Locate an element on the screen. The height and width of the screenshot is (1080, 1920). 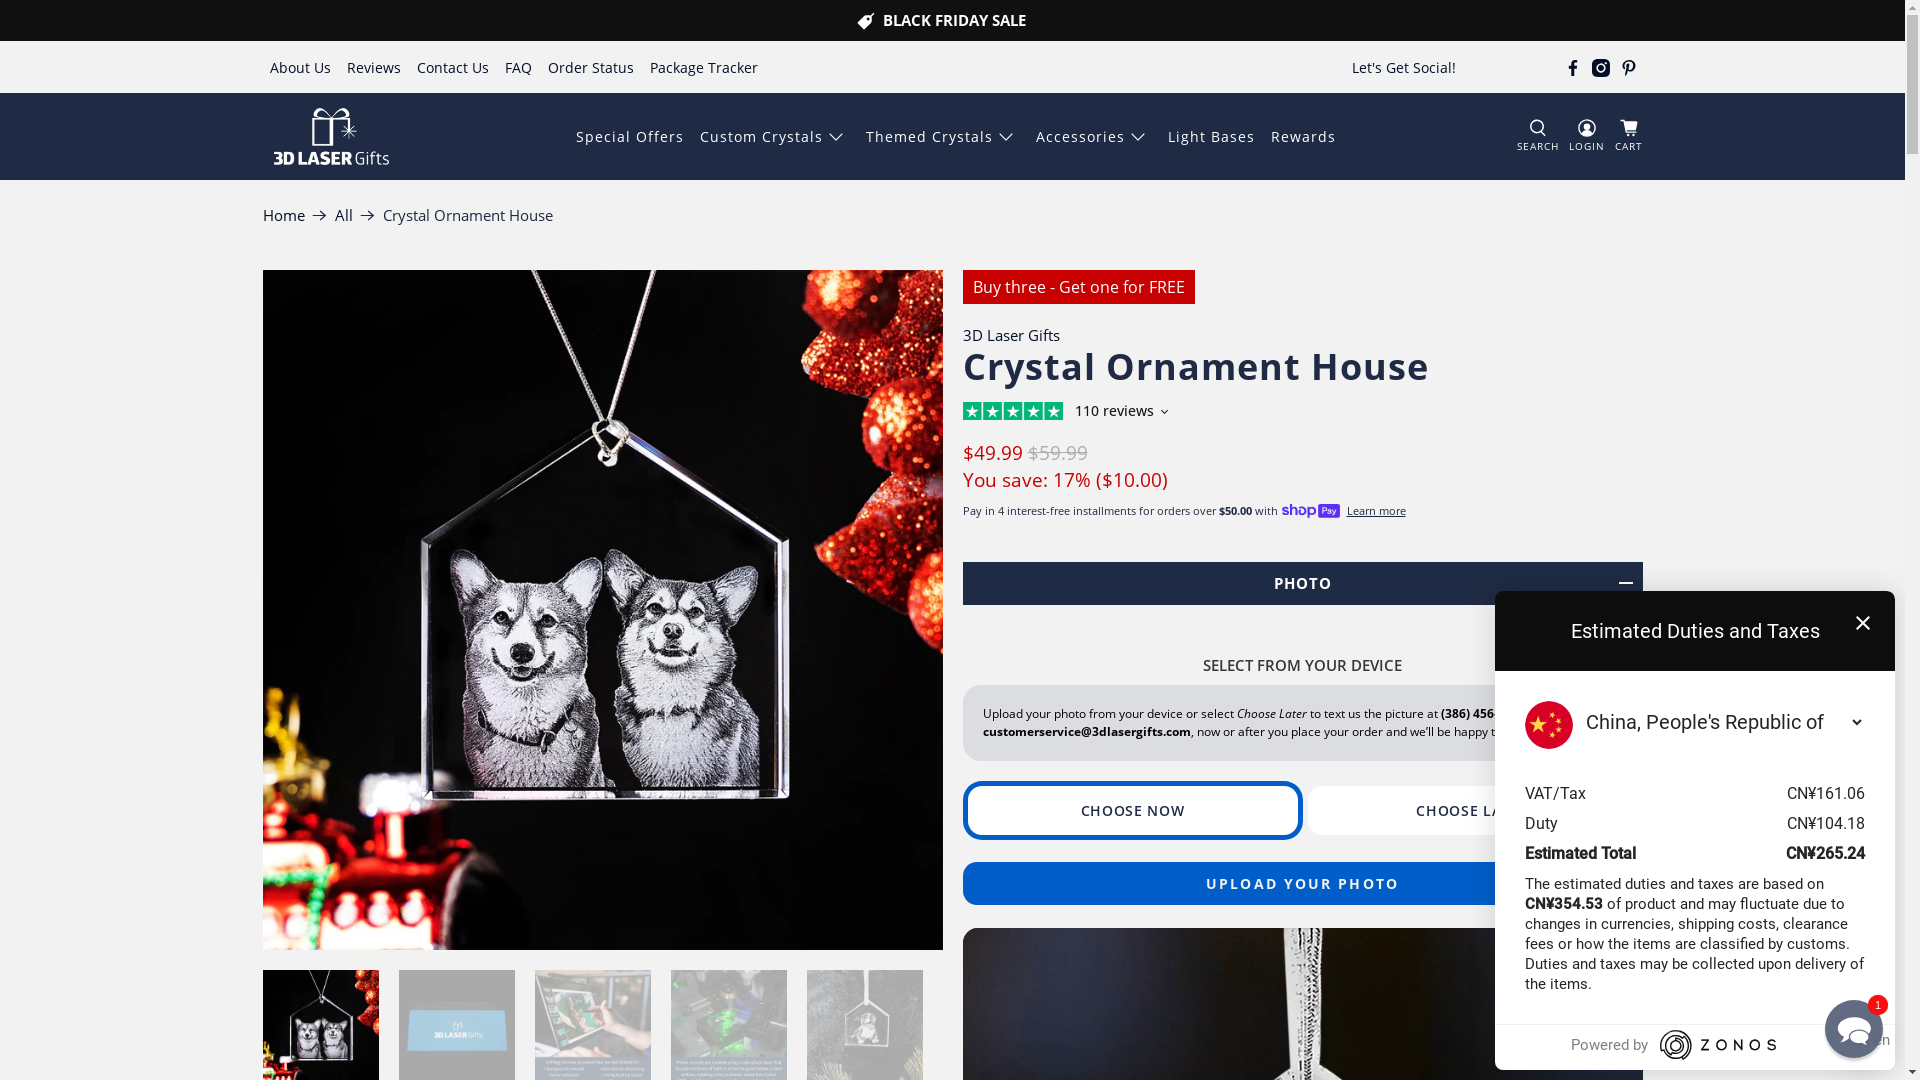
'Open Zonos Hello' is located at coordinates (1860, 1042).